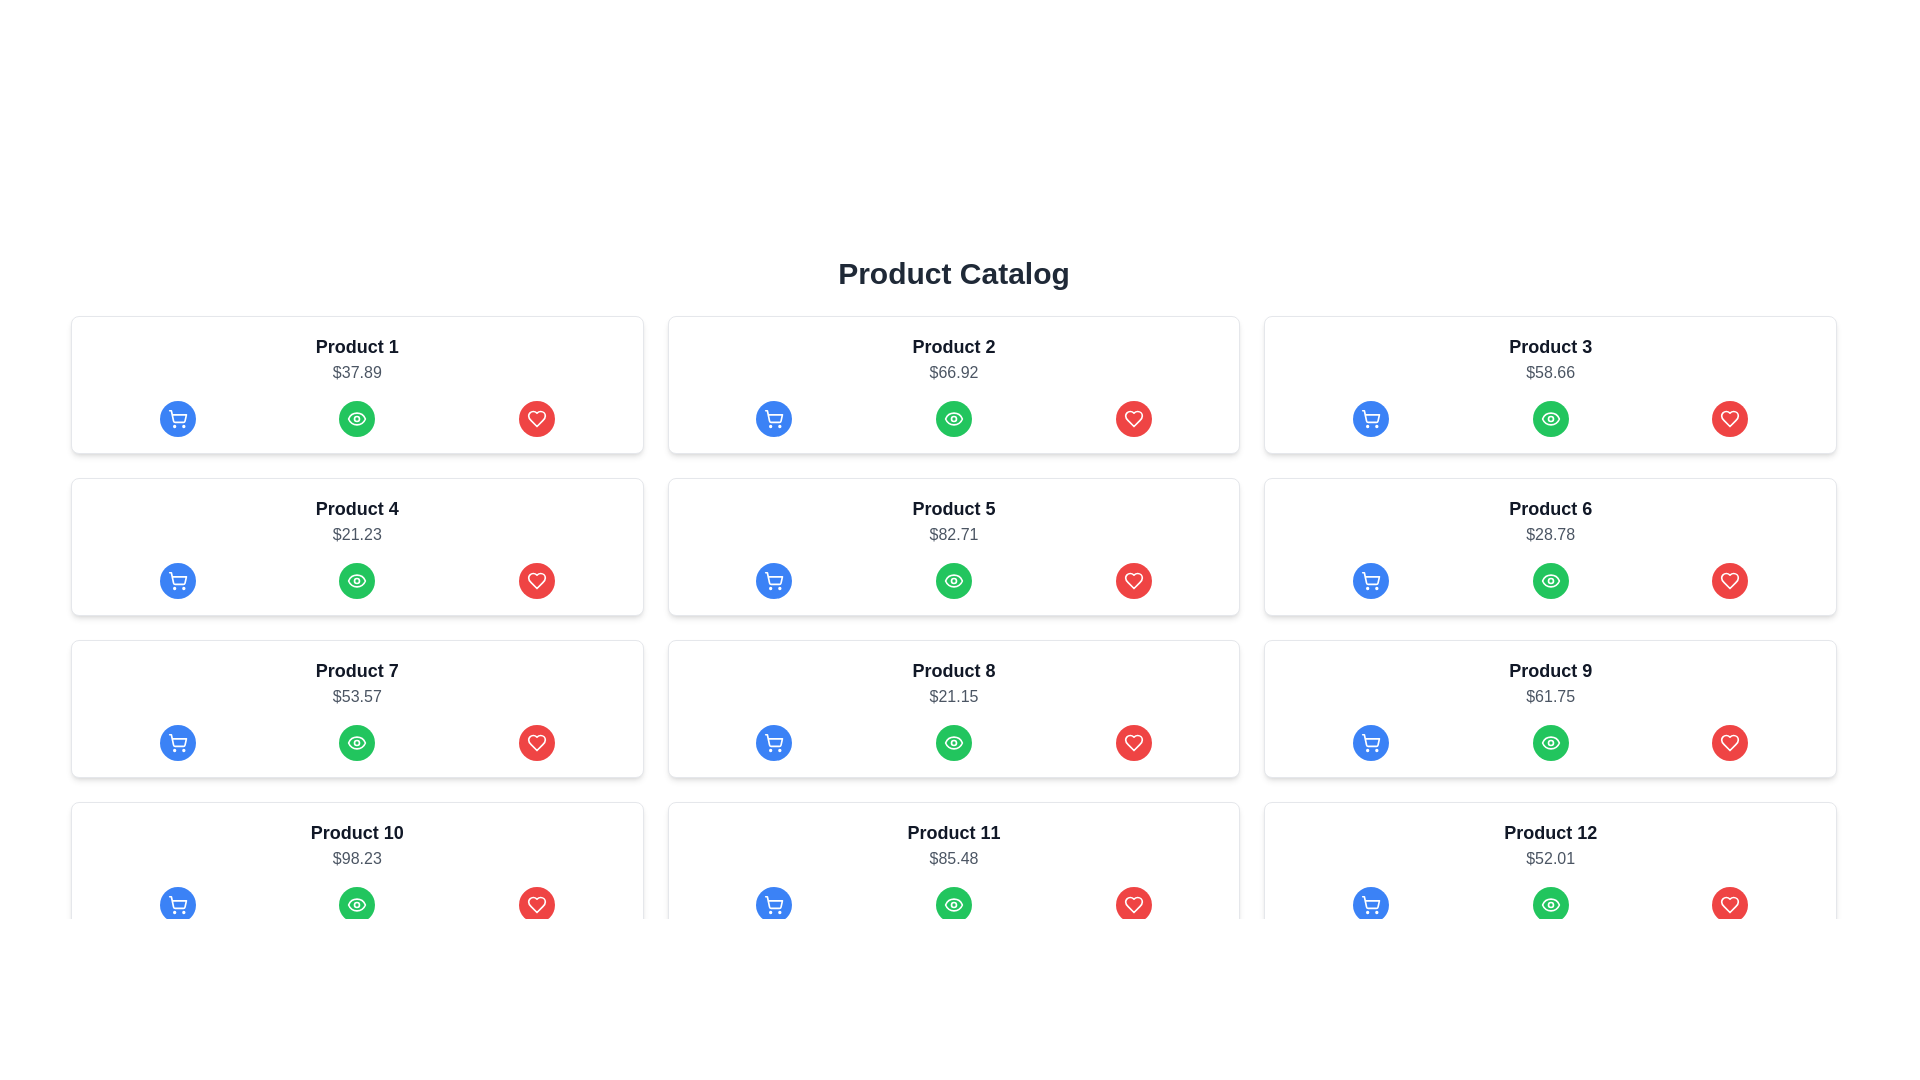 The height and width of the screenshot is (1080, 1920). Describe the element at coordinates (177, 418) in the screenshot. I see `the shopping cart icon with a minimal design in a circular blue button on the left side of the 'Product 1' card` at that location.